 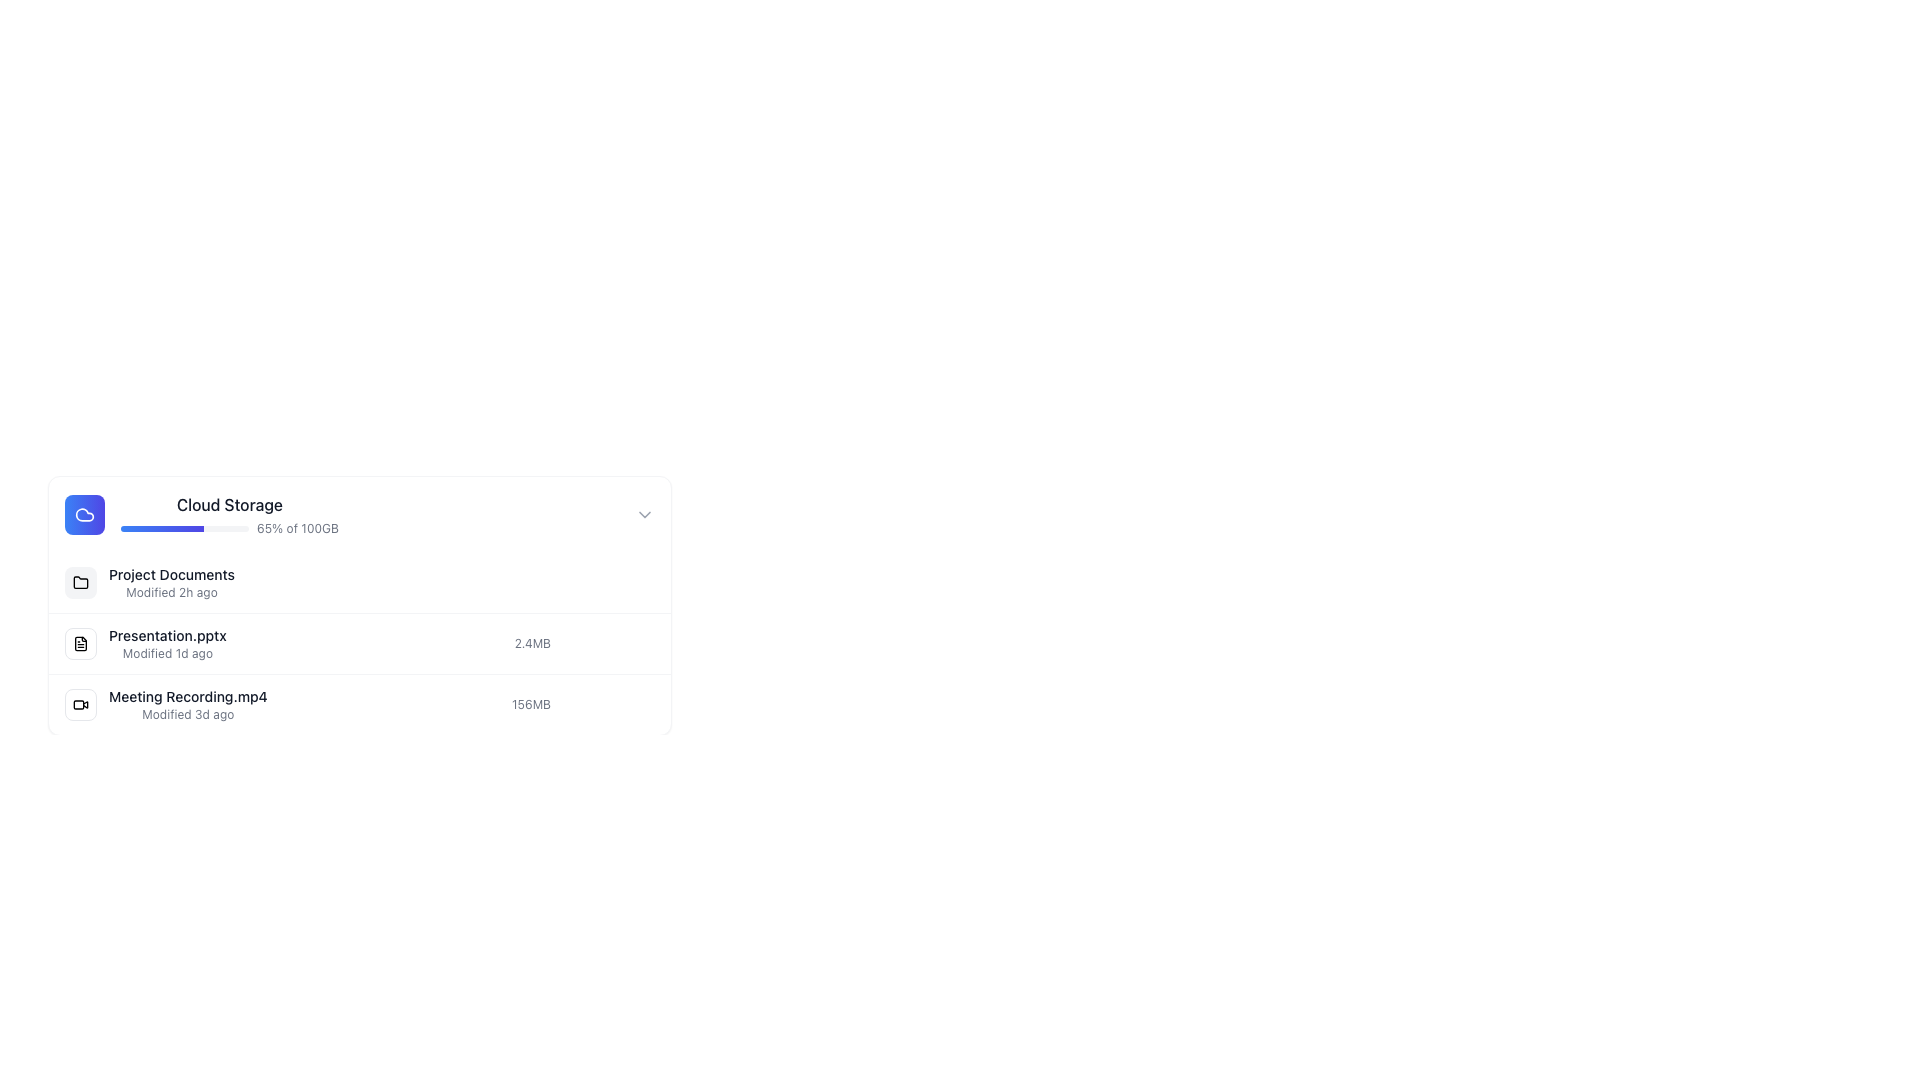 I want to click on metadata information displayed in the Text label located below the title 'Meeting Recording.mp4', so click(x=188, y=713).